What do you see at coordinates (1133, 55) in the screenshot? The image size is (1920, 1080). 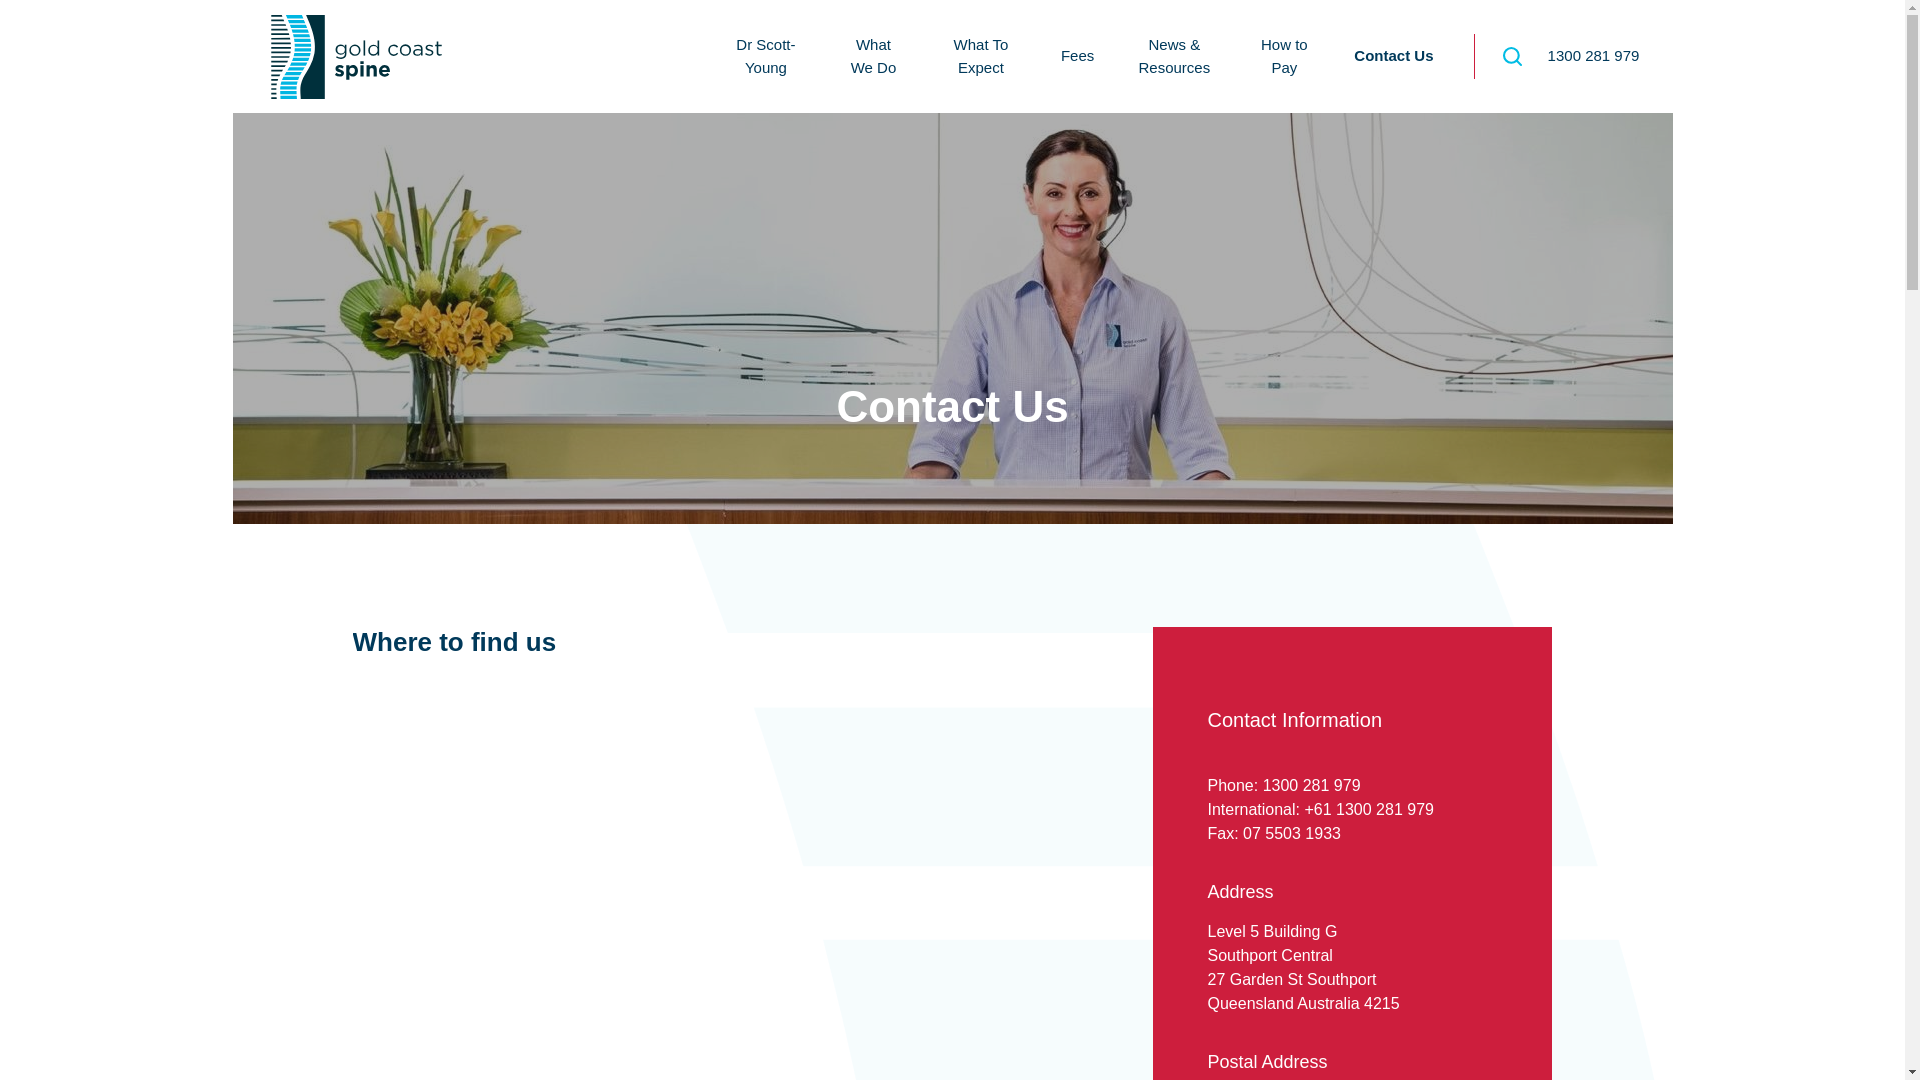 I see `'News & Resources'` at bounding box center [1133, 55].